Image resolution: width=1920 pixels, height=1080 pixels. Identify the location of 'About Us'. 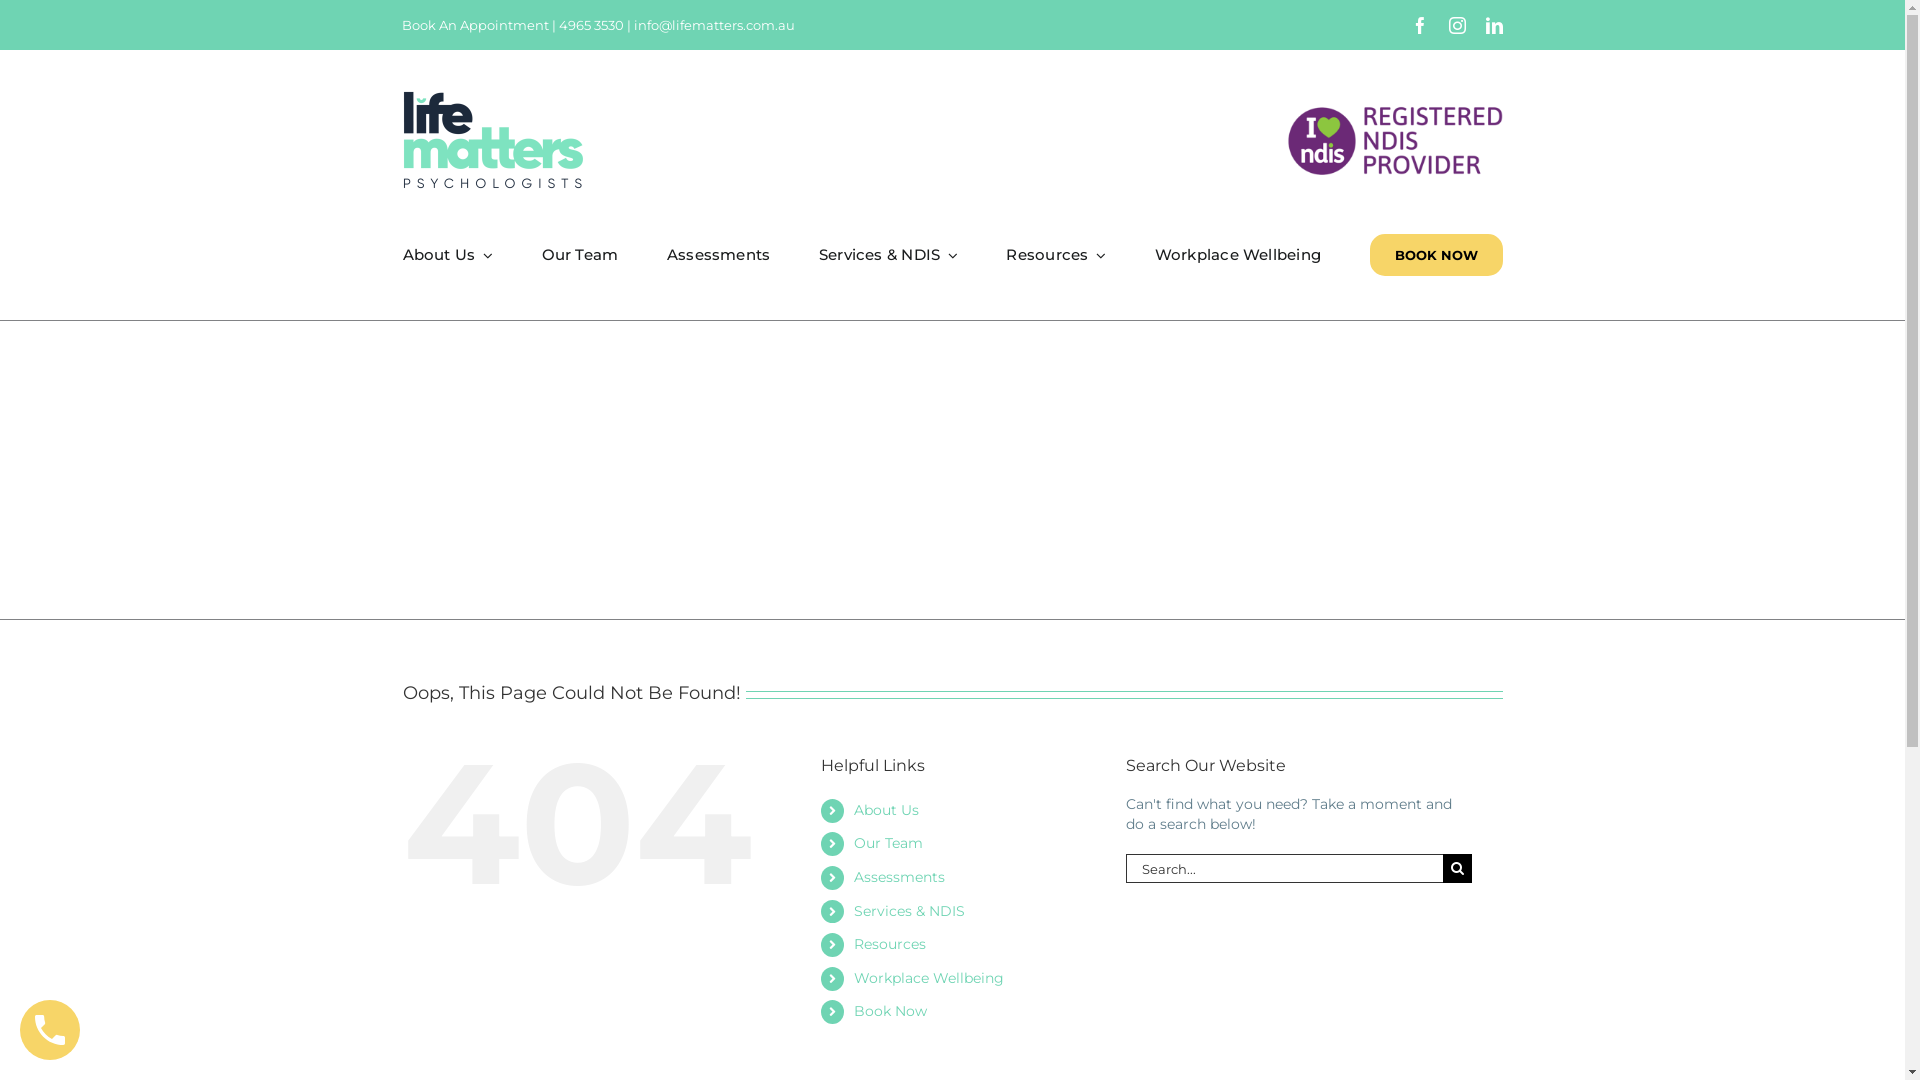
(885, 810).